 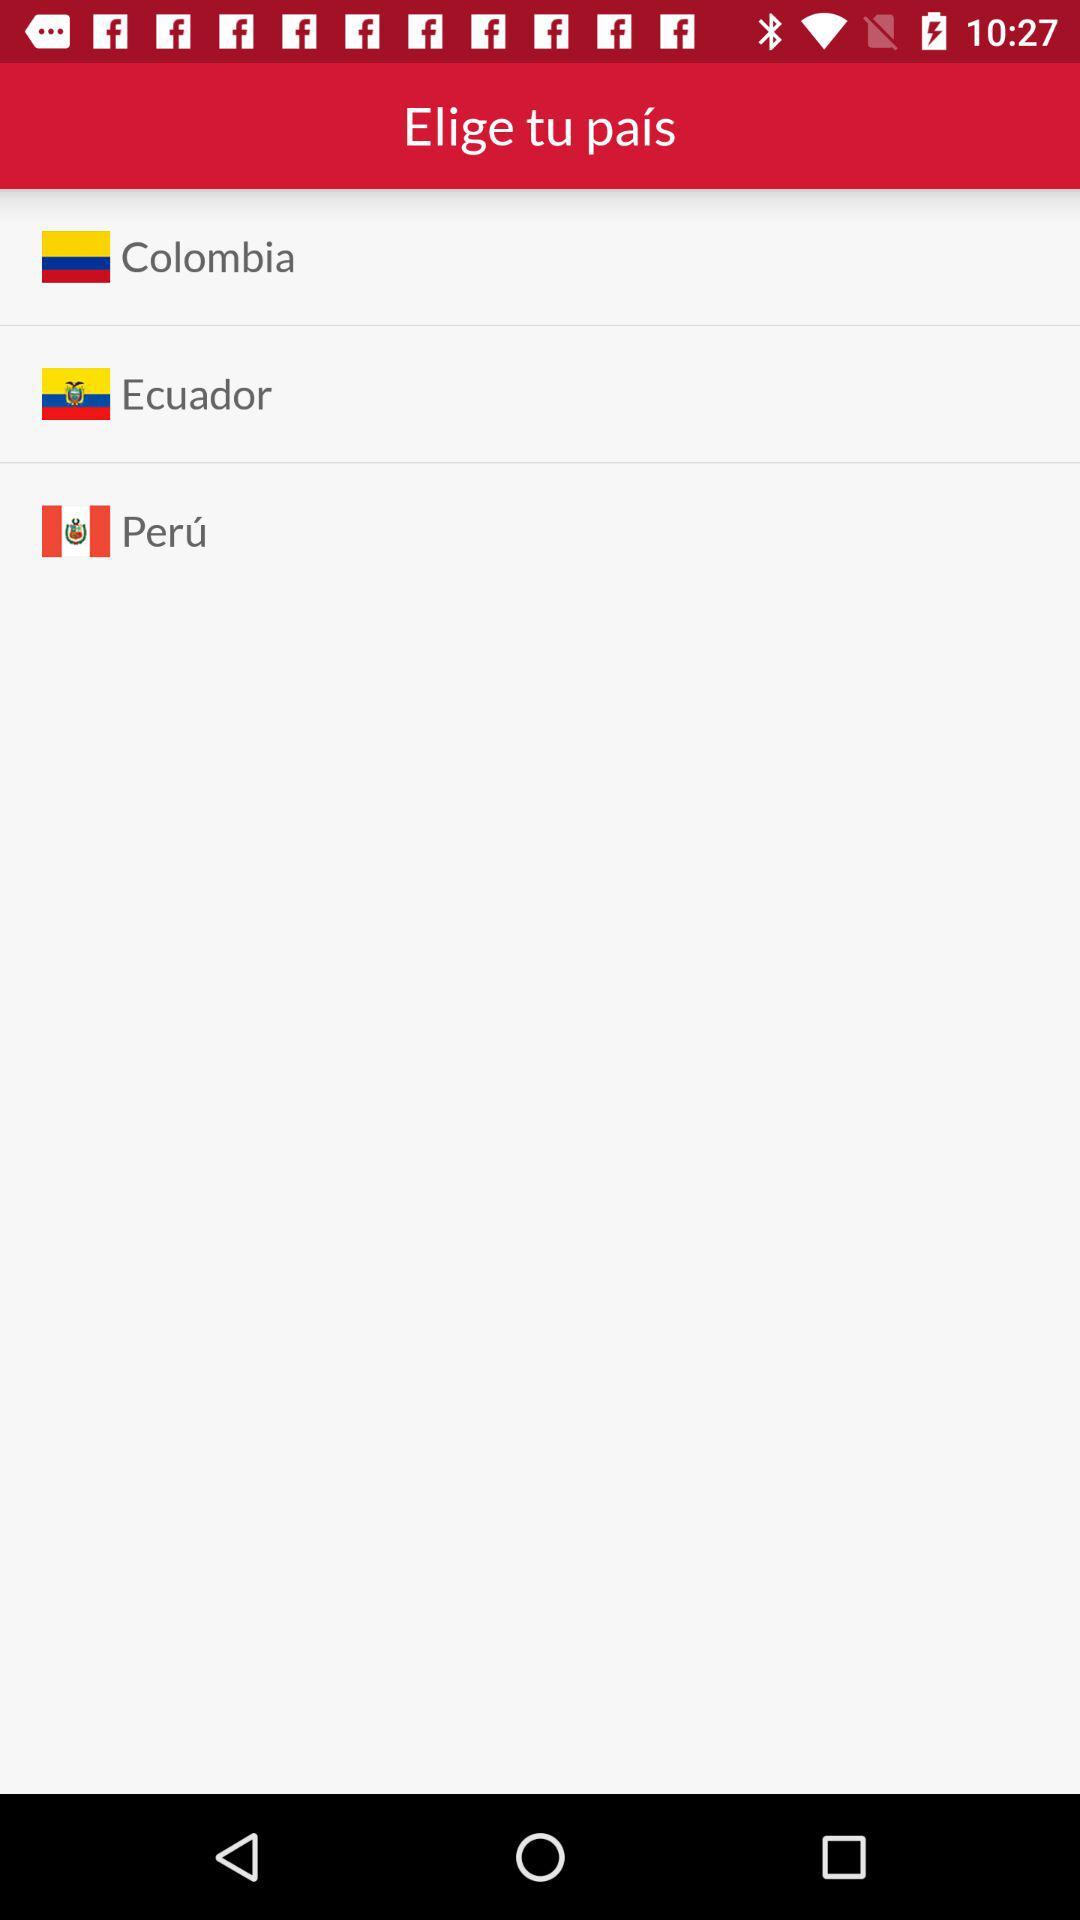 What do you see at coordinates (196, 394) in the screenshot?
I see `the ecuador item` at bounding box center [196, 394].